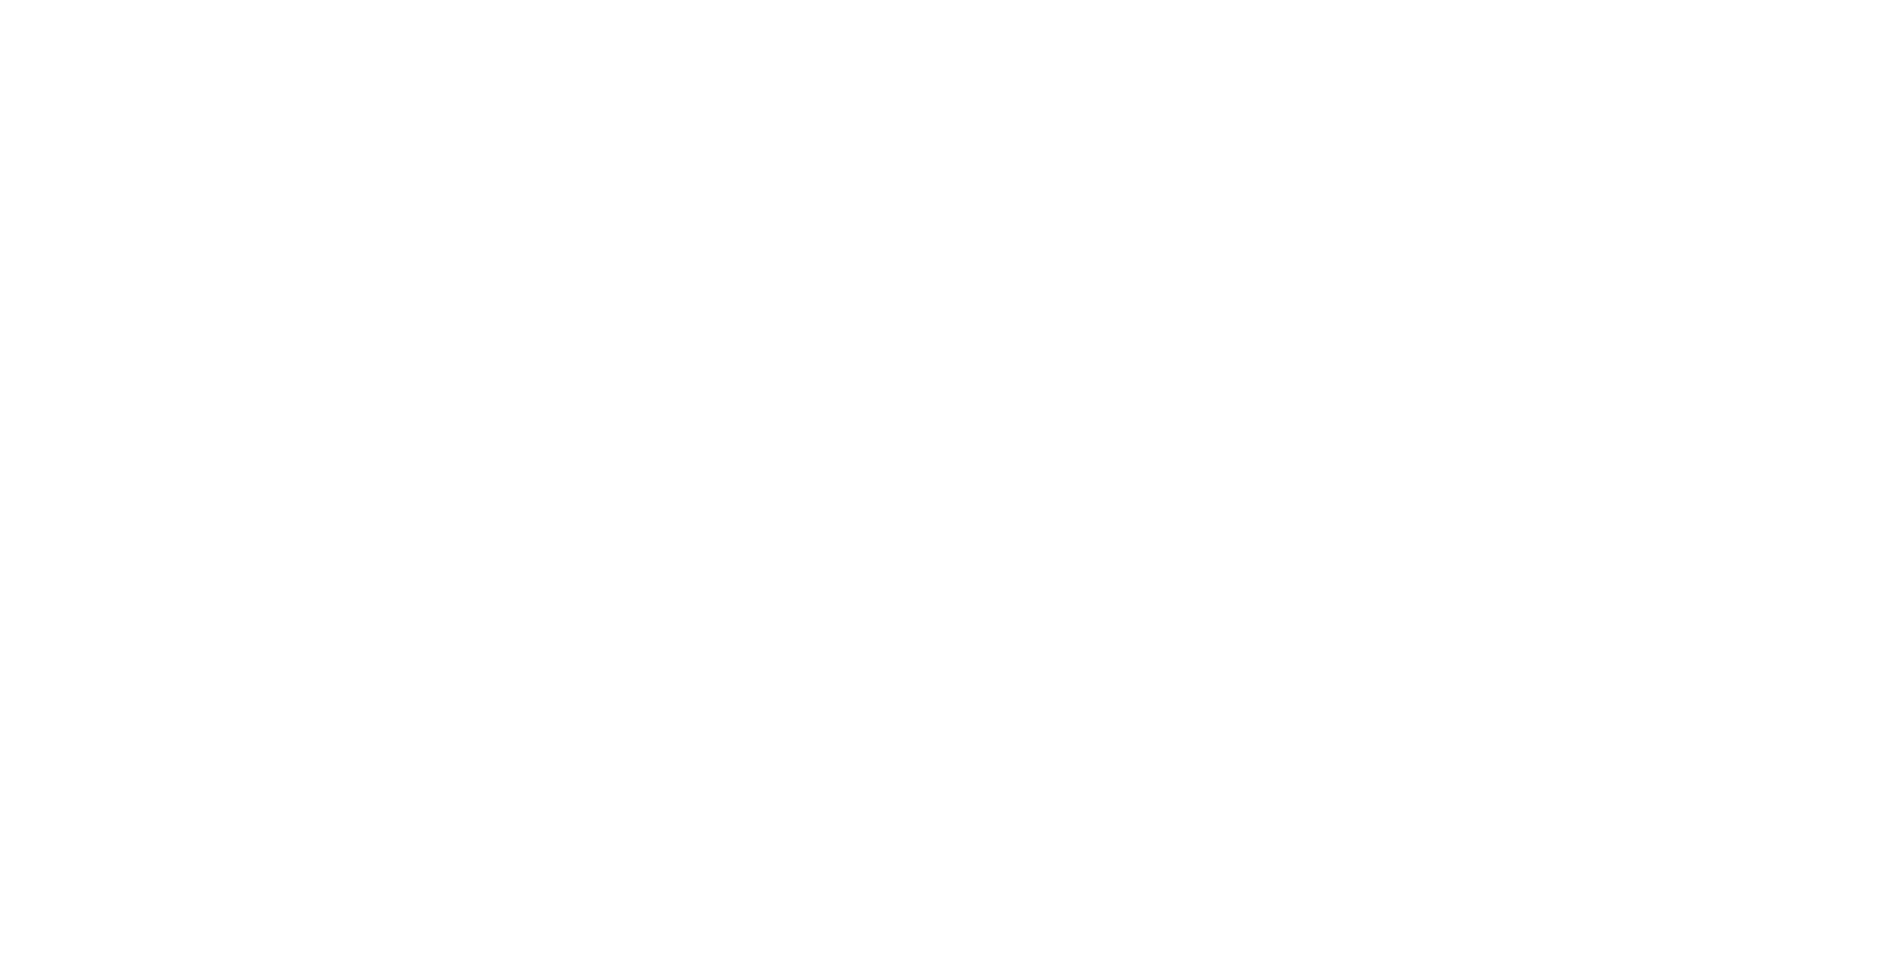 This screenshot has width=1900, height=961. I want to click on '(77)', so click(1280, 740).